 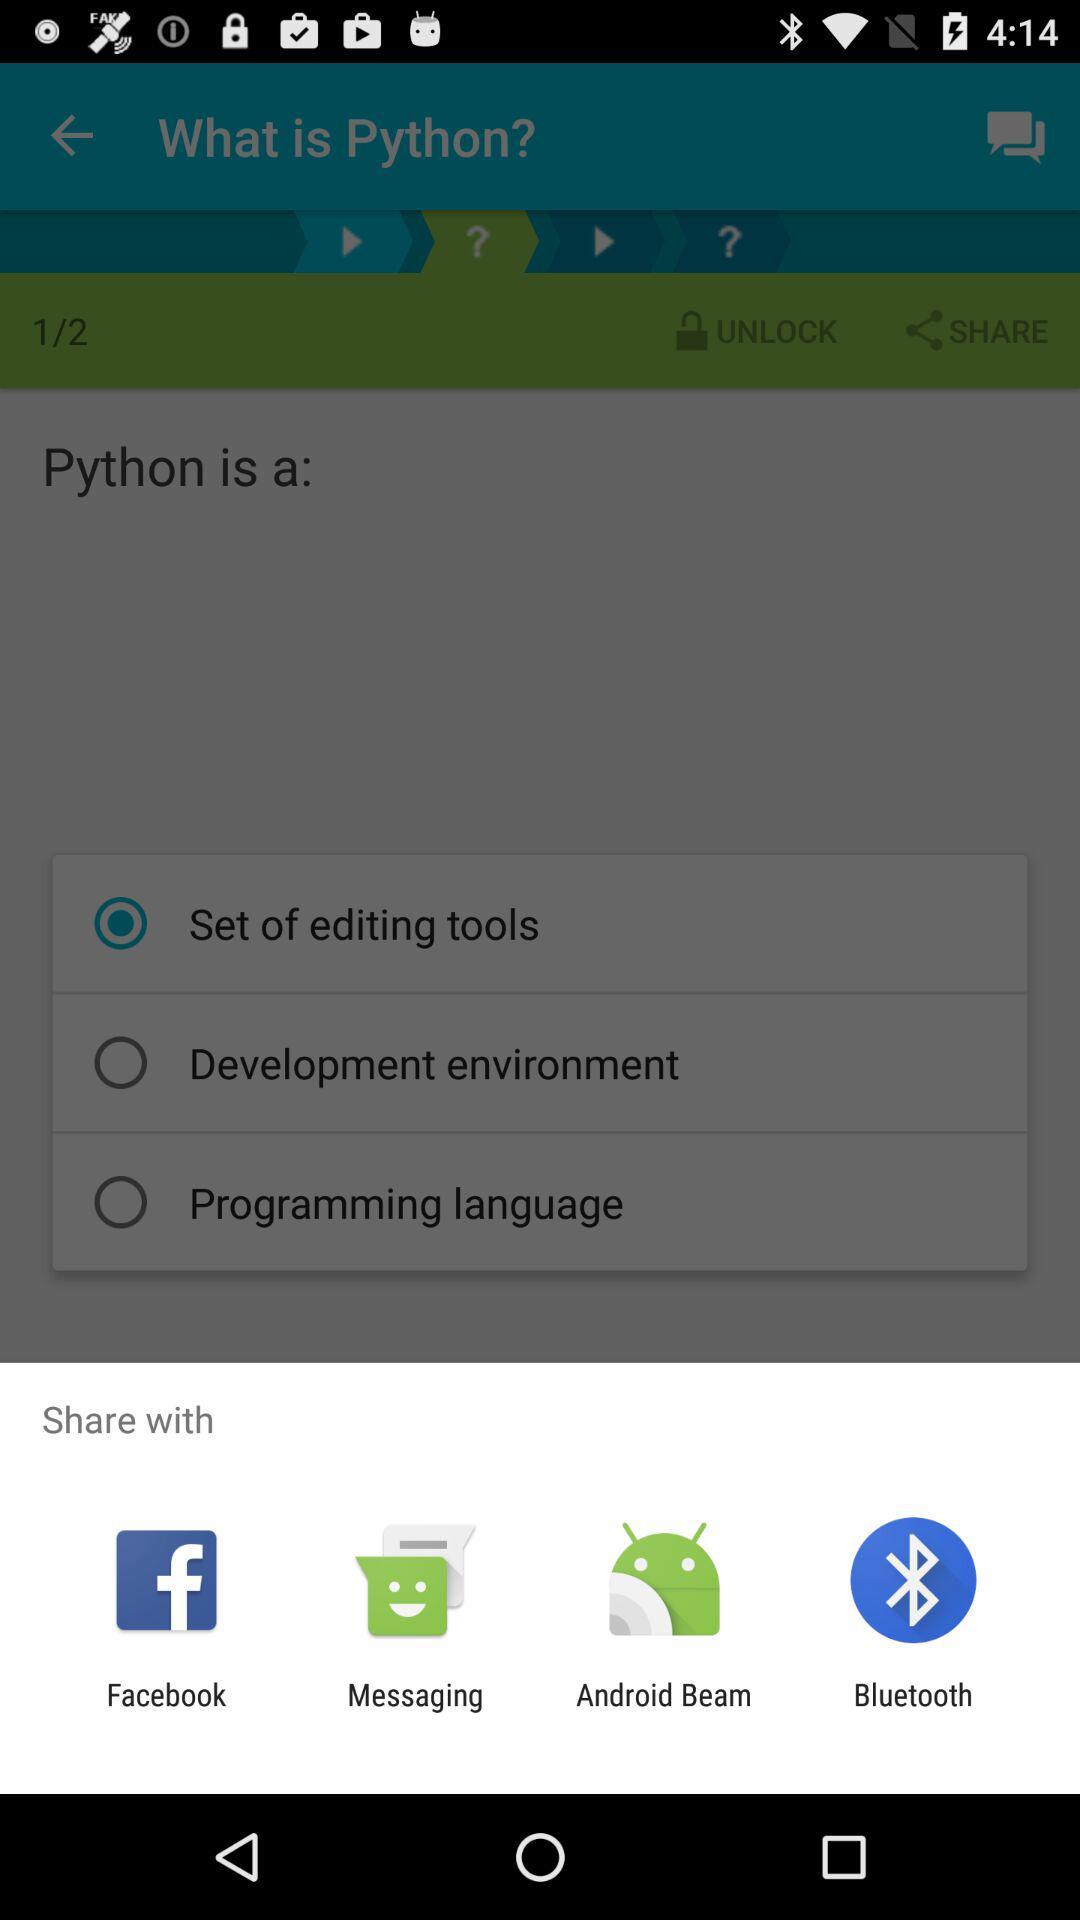 What do you see at coordinates (913, 1711) in the screenshot?
I see `the item next to android beam` at bounding box center [913, 1711].